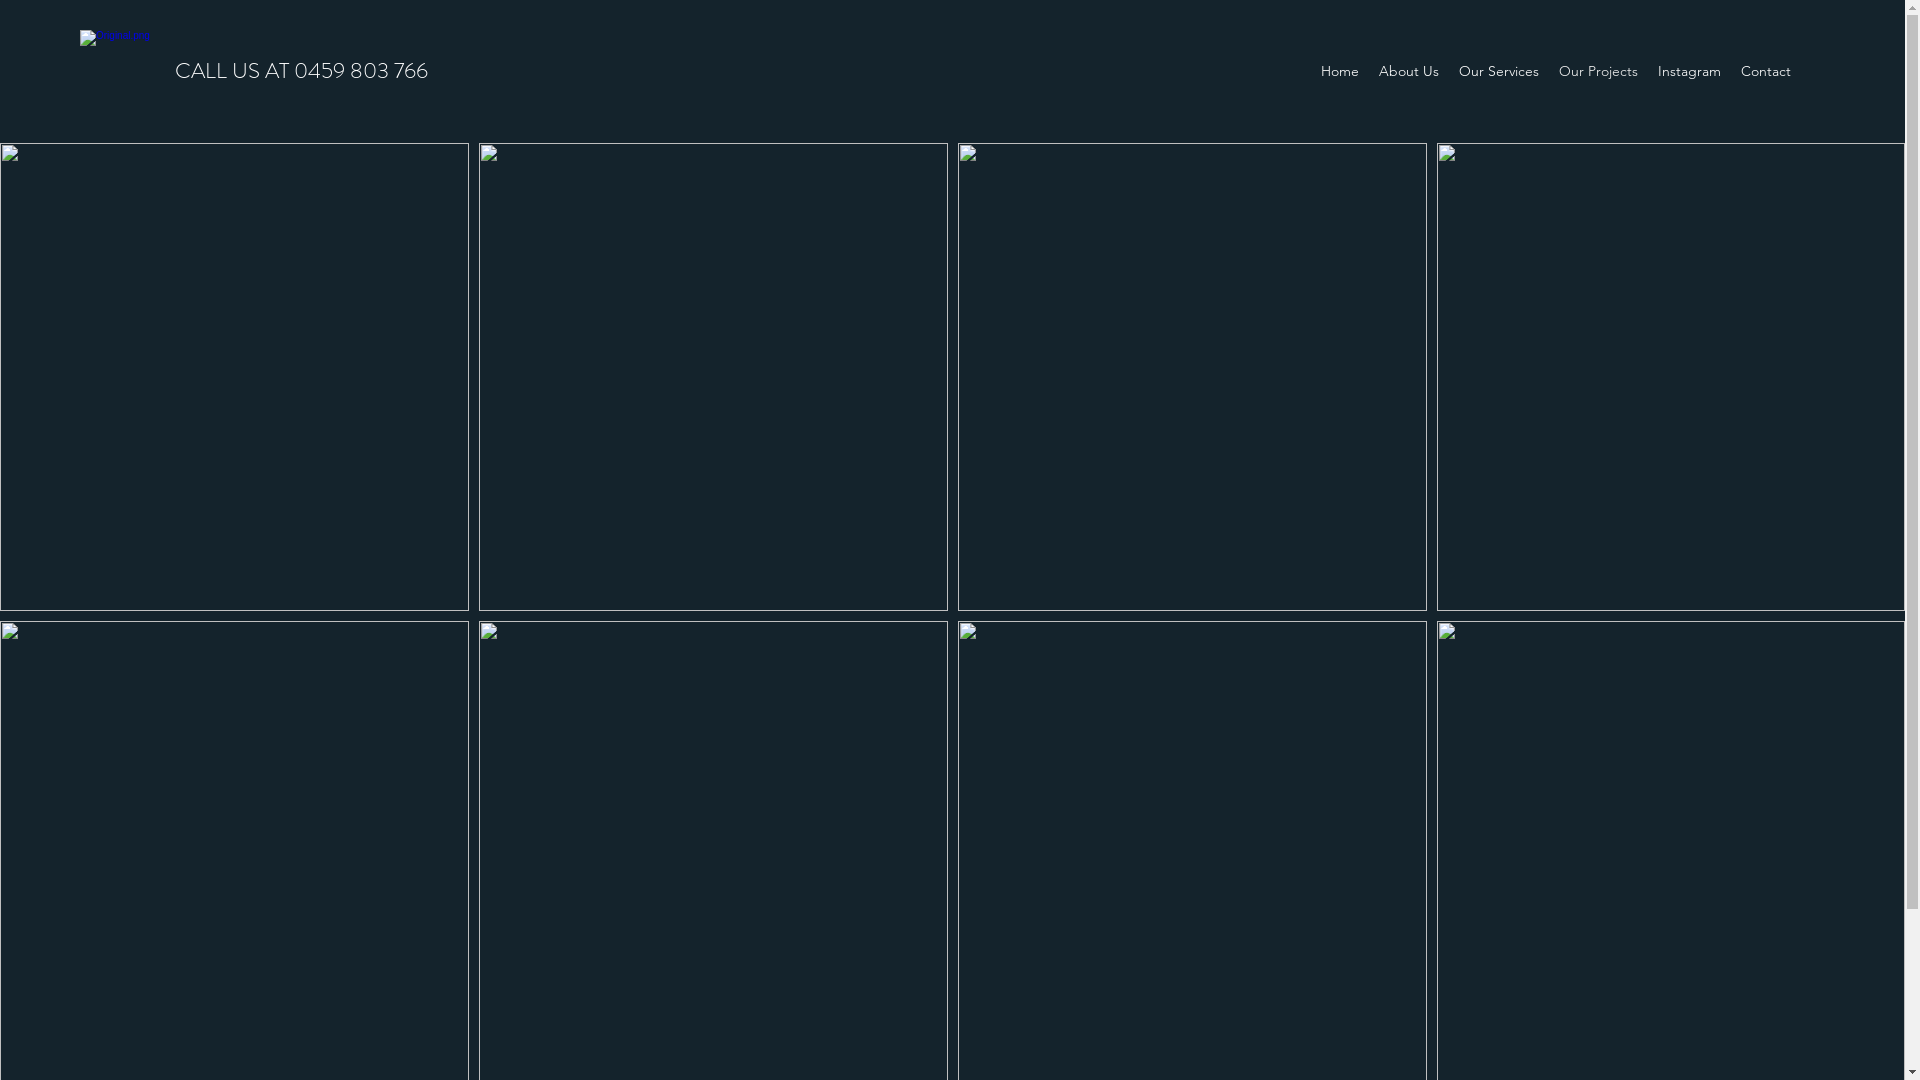  Describe the element at coordinates (1597, 69) in the screenshot. I see `'Our Projects'` at that location.